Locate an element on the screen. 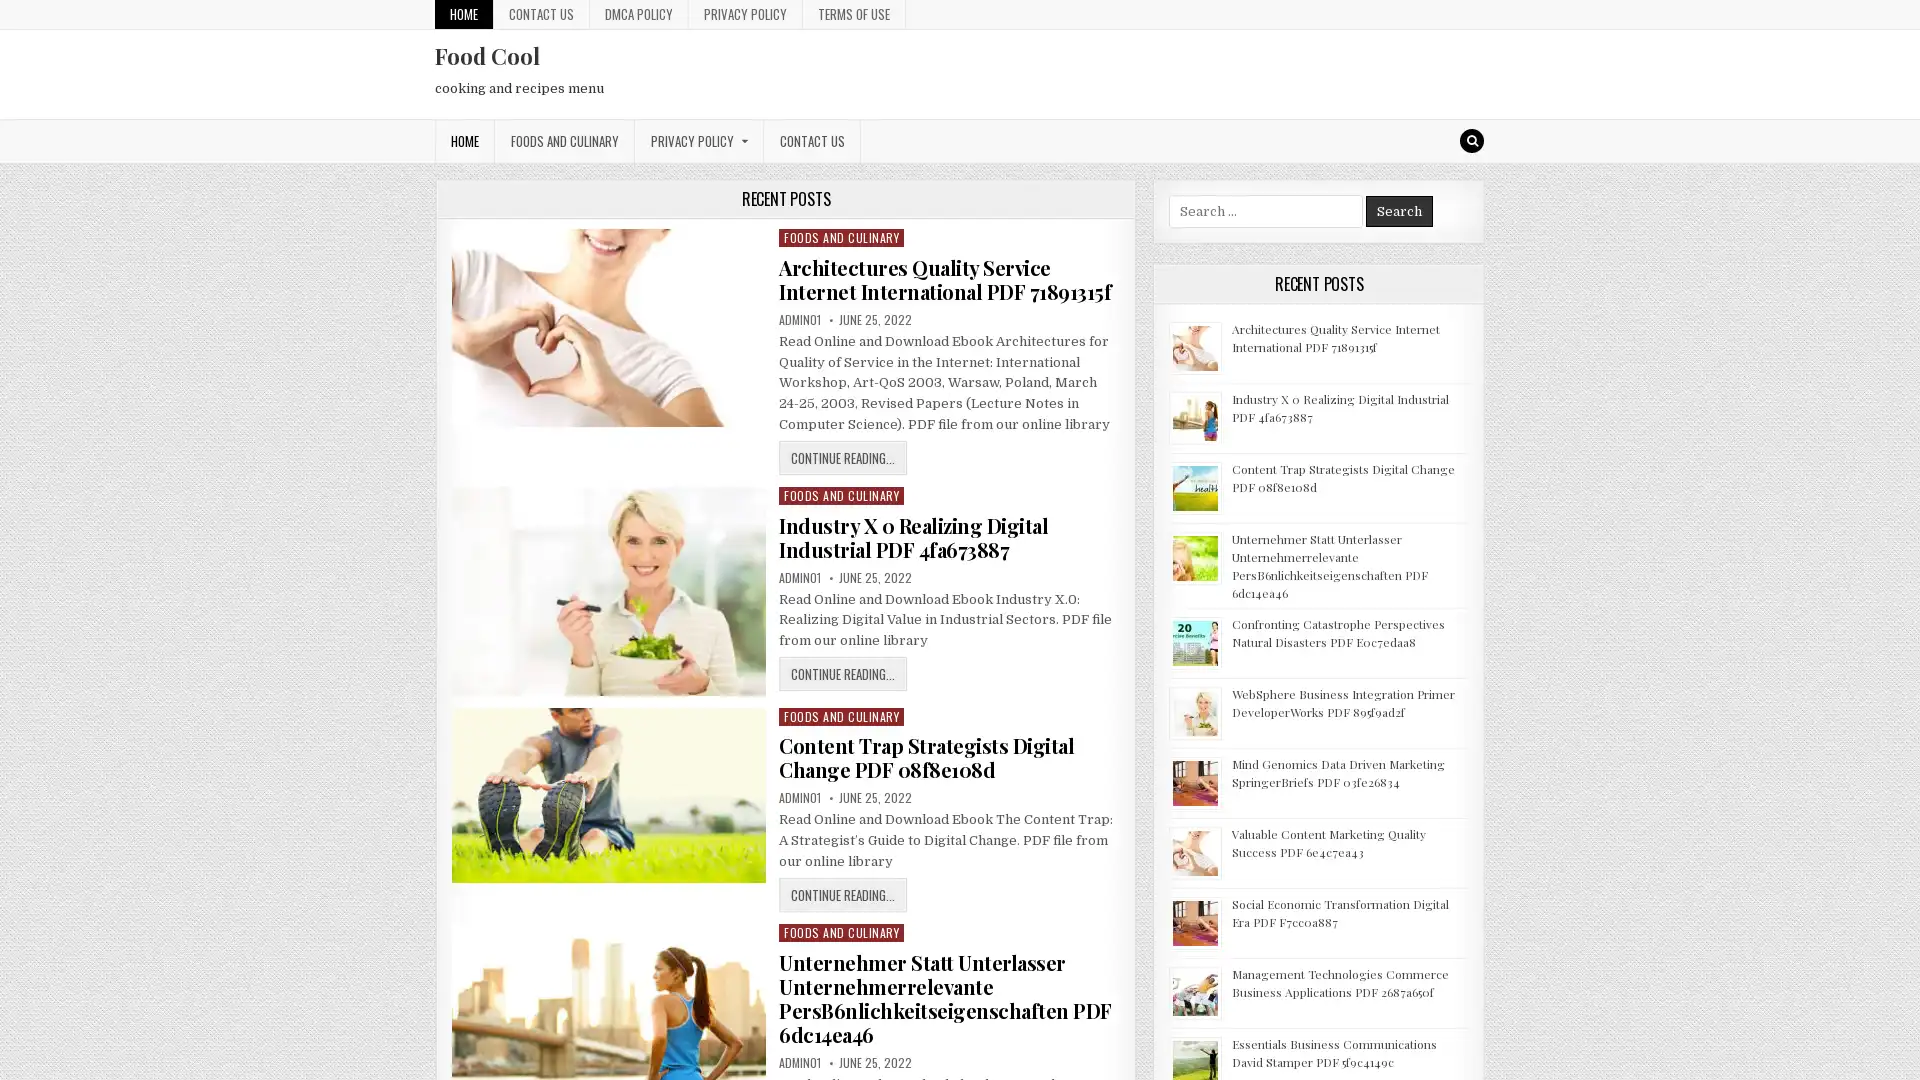 This screenshot has width=1920, height=1080. Search is located at coordinates (1398, 211).